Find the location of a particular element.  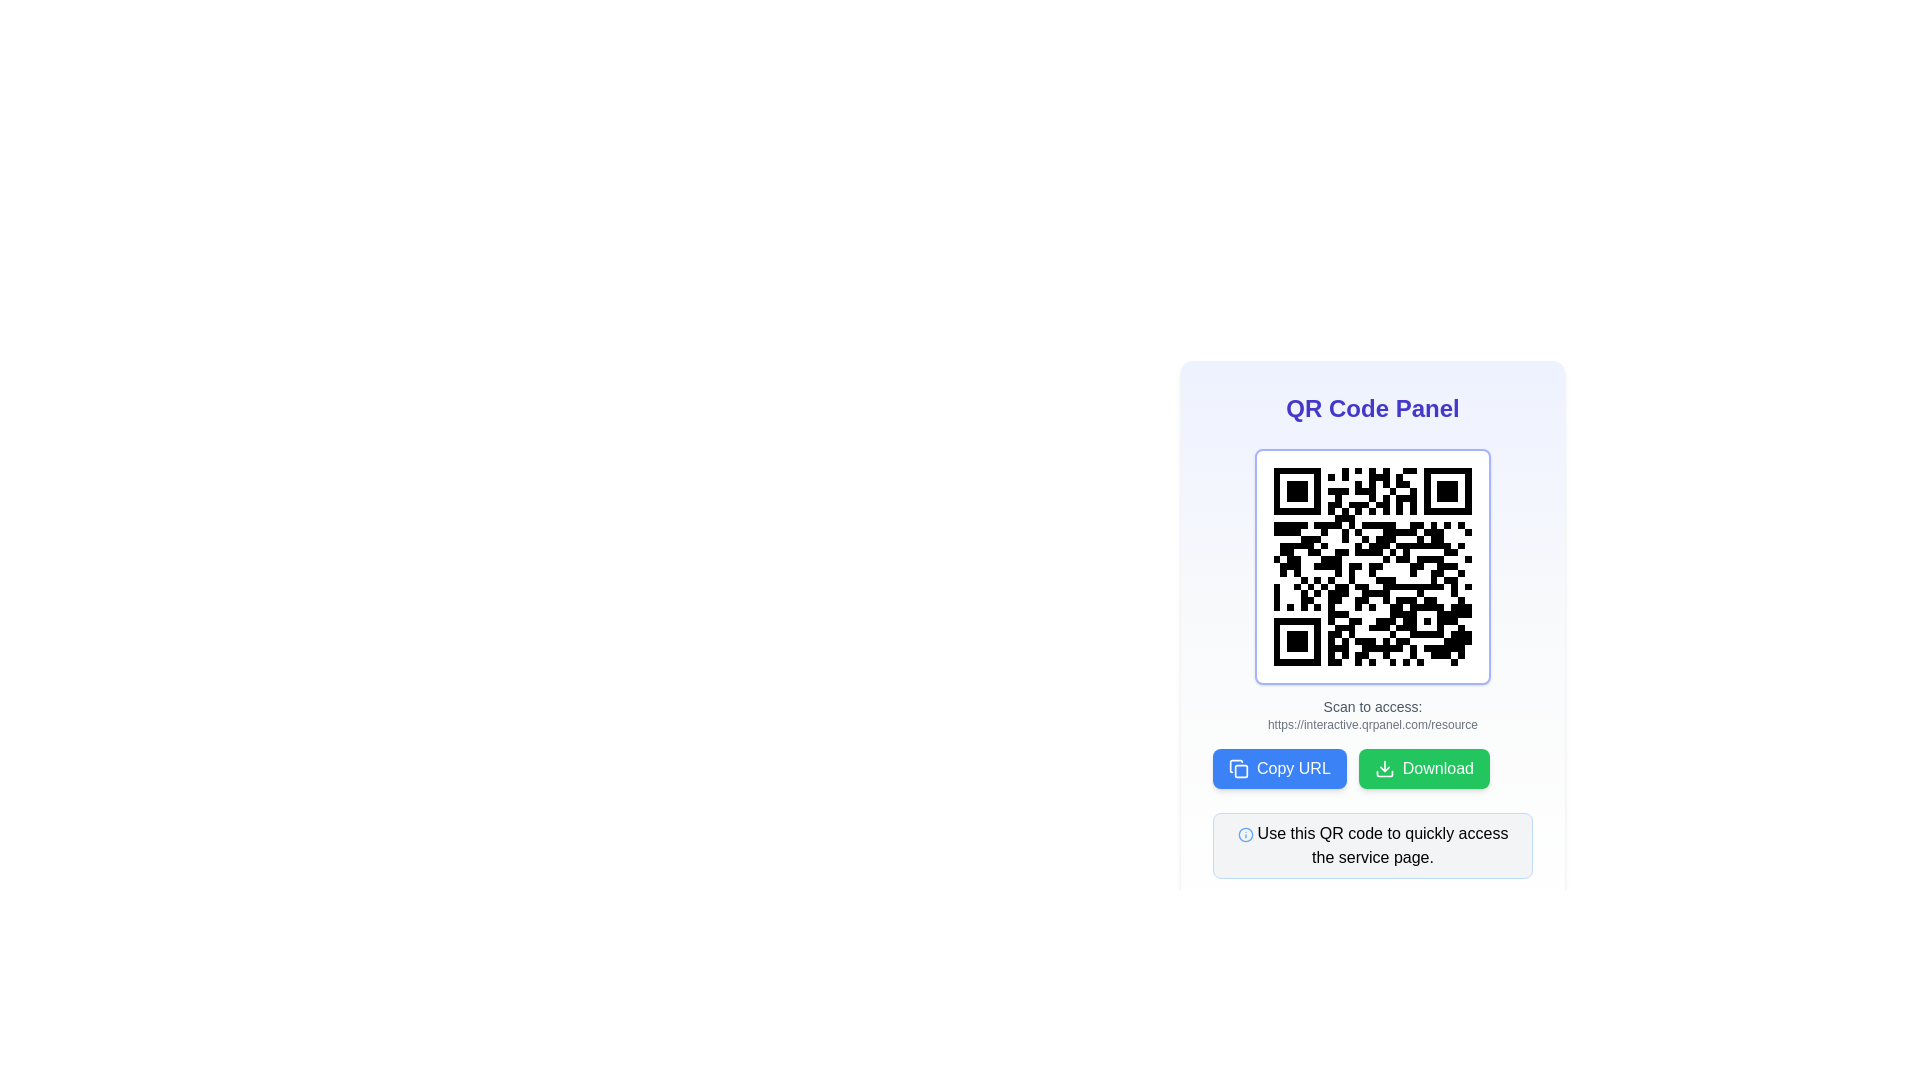

the download button located to the right of the 'Copy URL' button at the bottom of the QR code panel is located at coordinates (1423, 767).